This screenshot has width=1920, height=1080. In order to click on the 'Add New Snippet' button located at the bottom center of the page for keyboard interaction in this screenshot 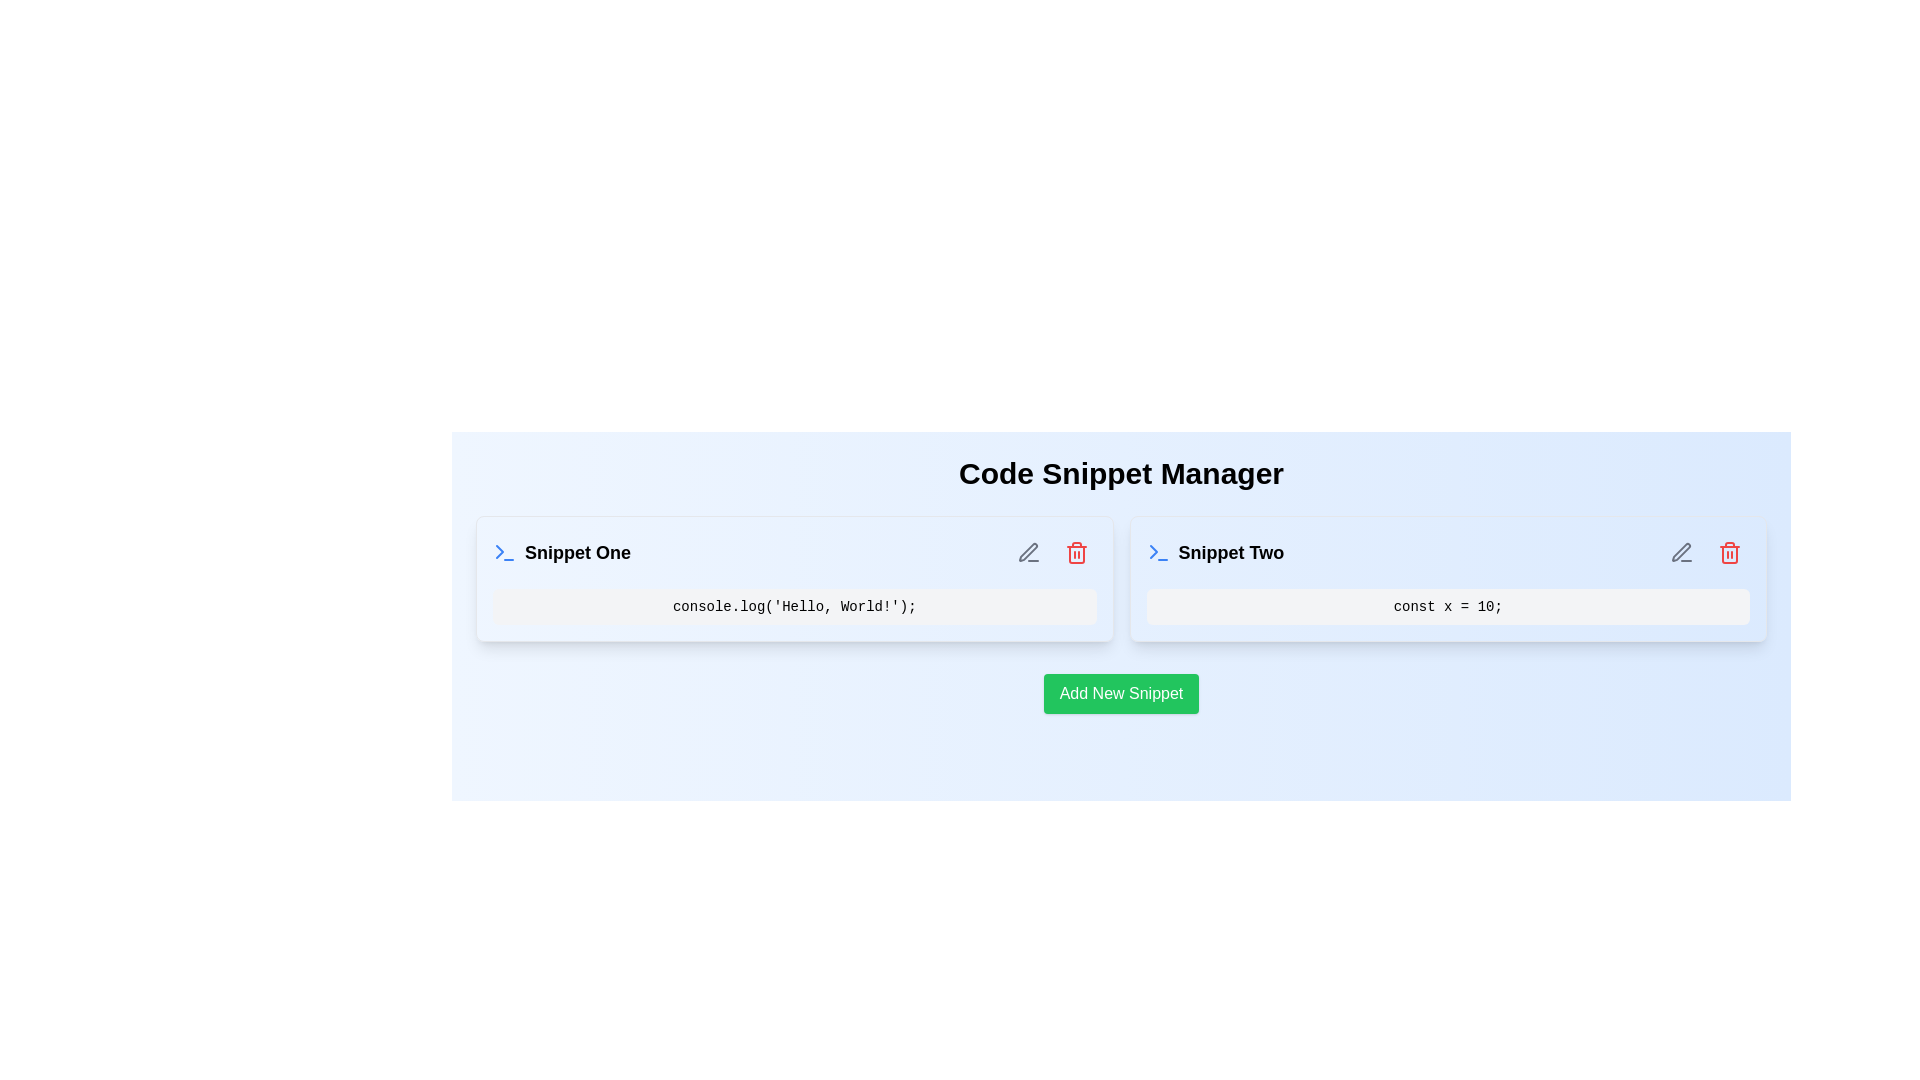, I will do `click(1121, 693)`.